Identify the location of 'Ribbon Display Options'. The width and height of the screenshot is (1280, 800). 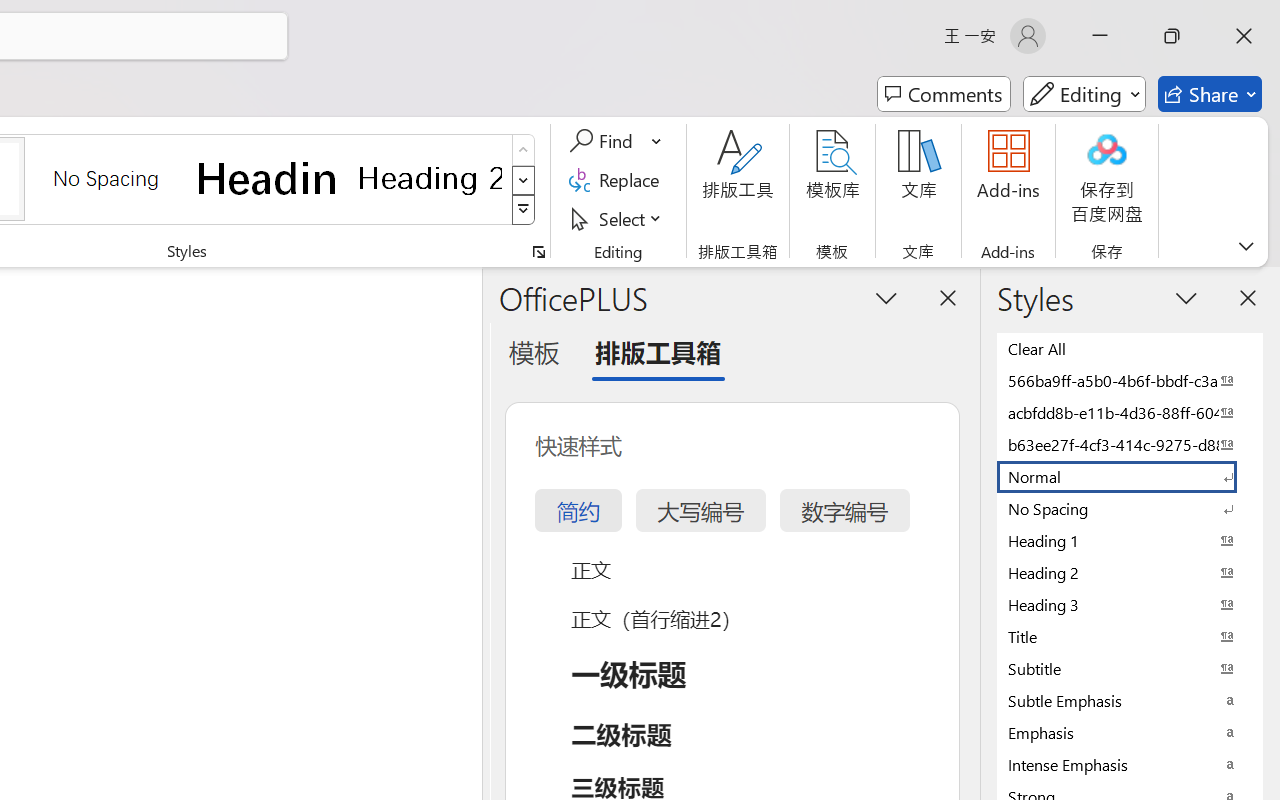
(1245, 245).